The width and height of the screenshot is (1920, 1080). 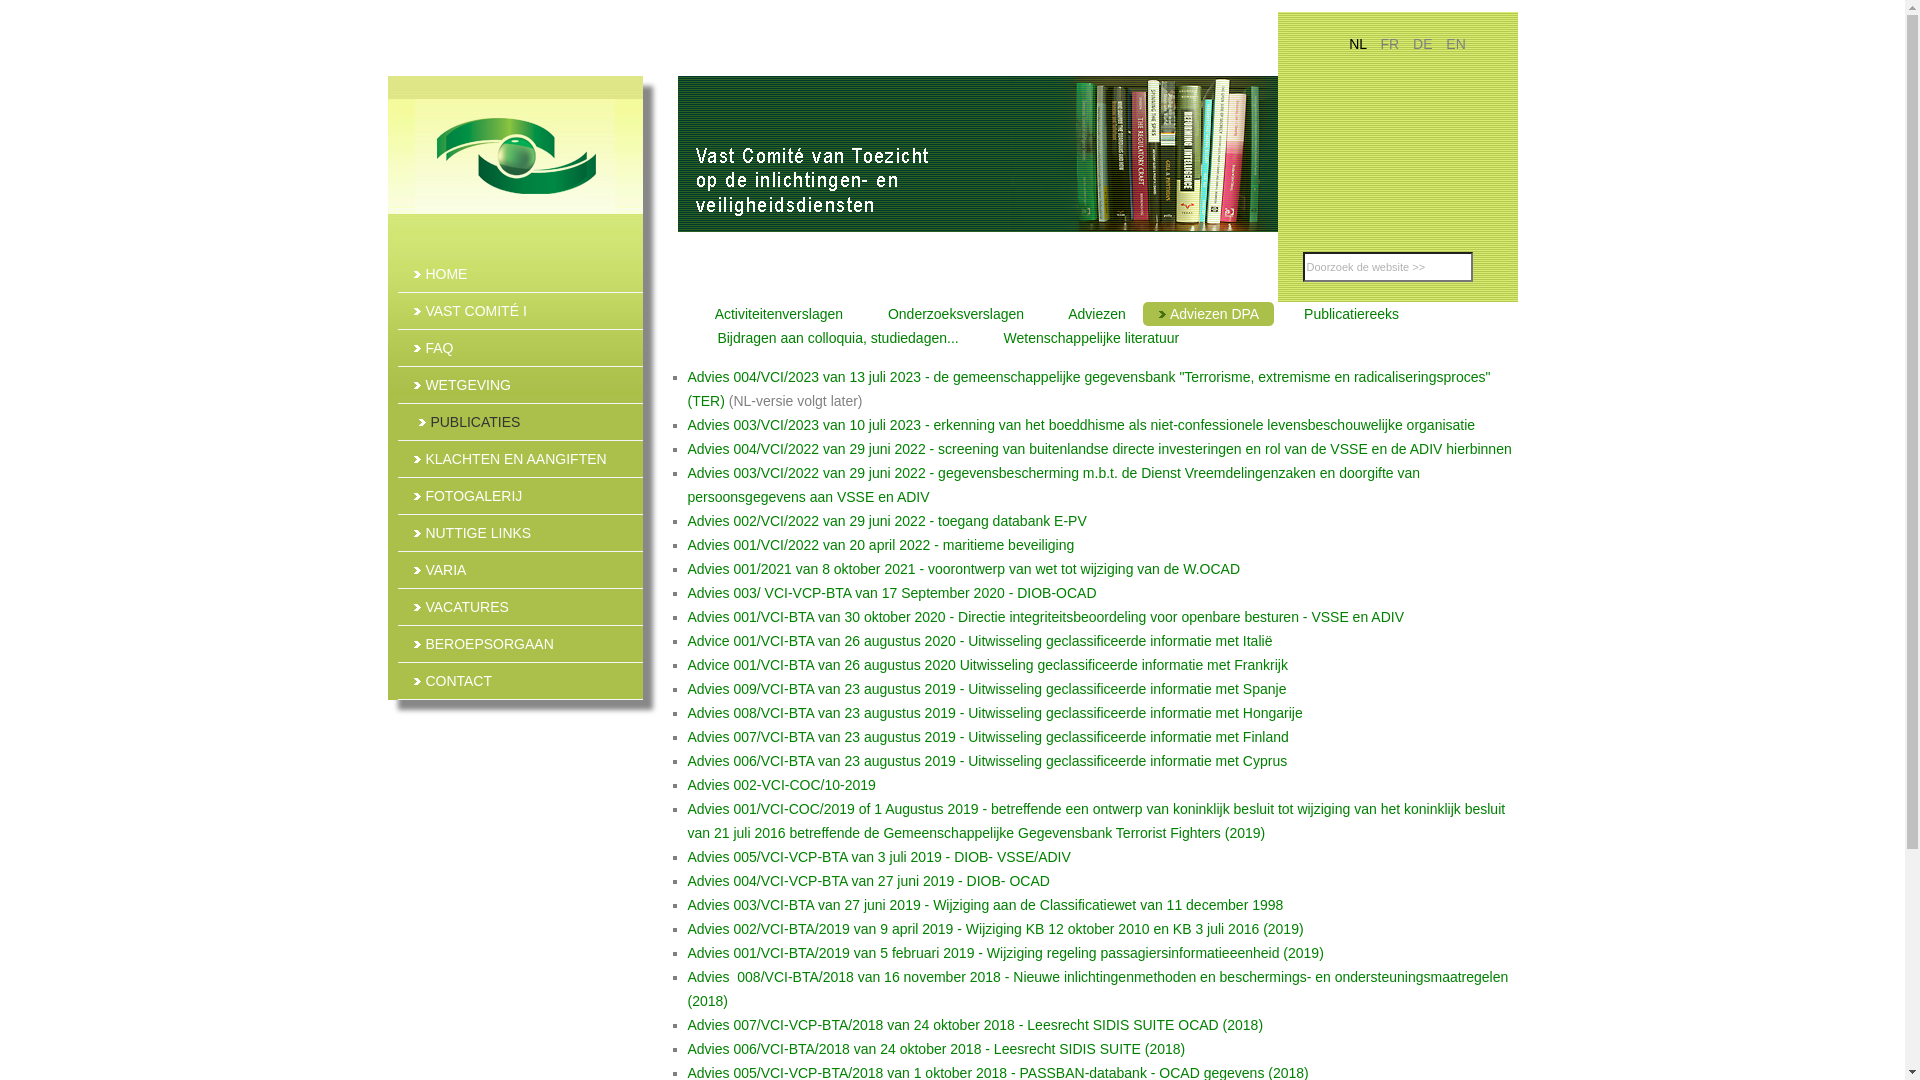 I want to click on 'NL', so click(x=1348, y=43).